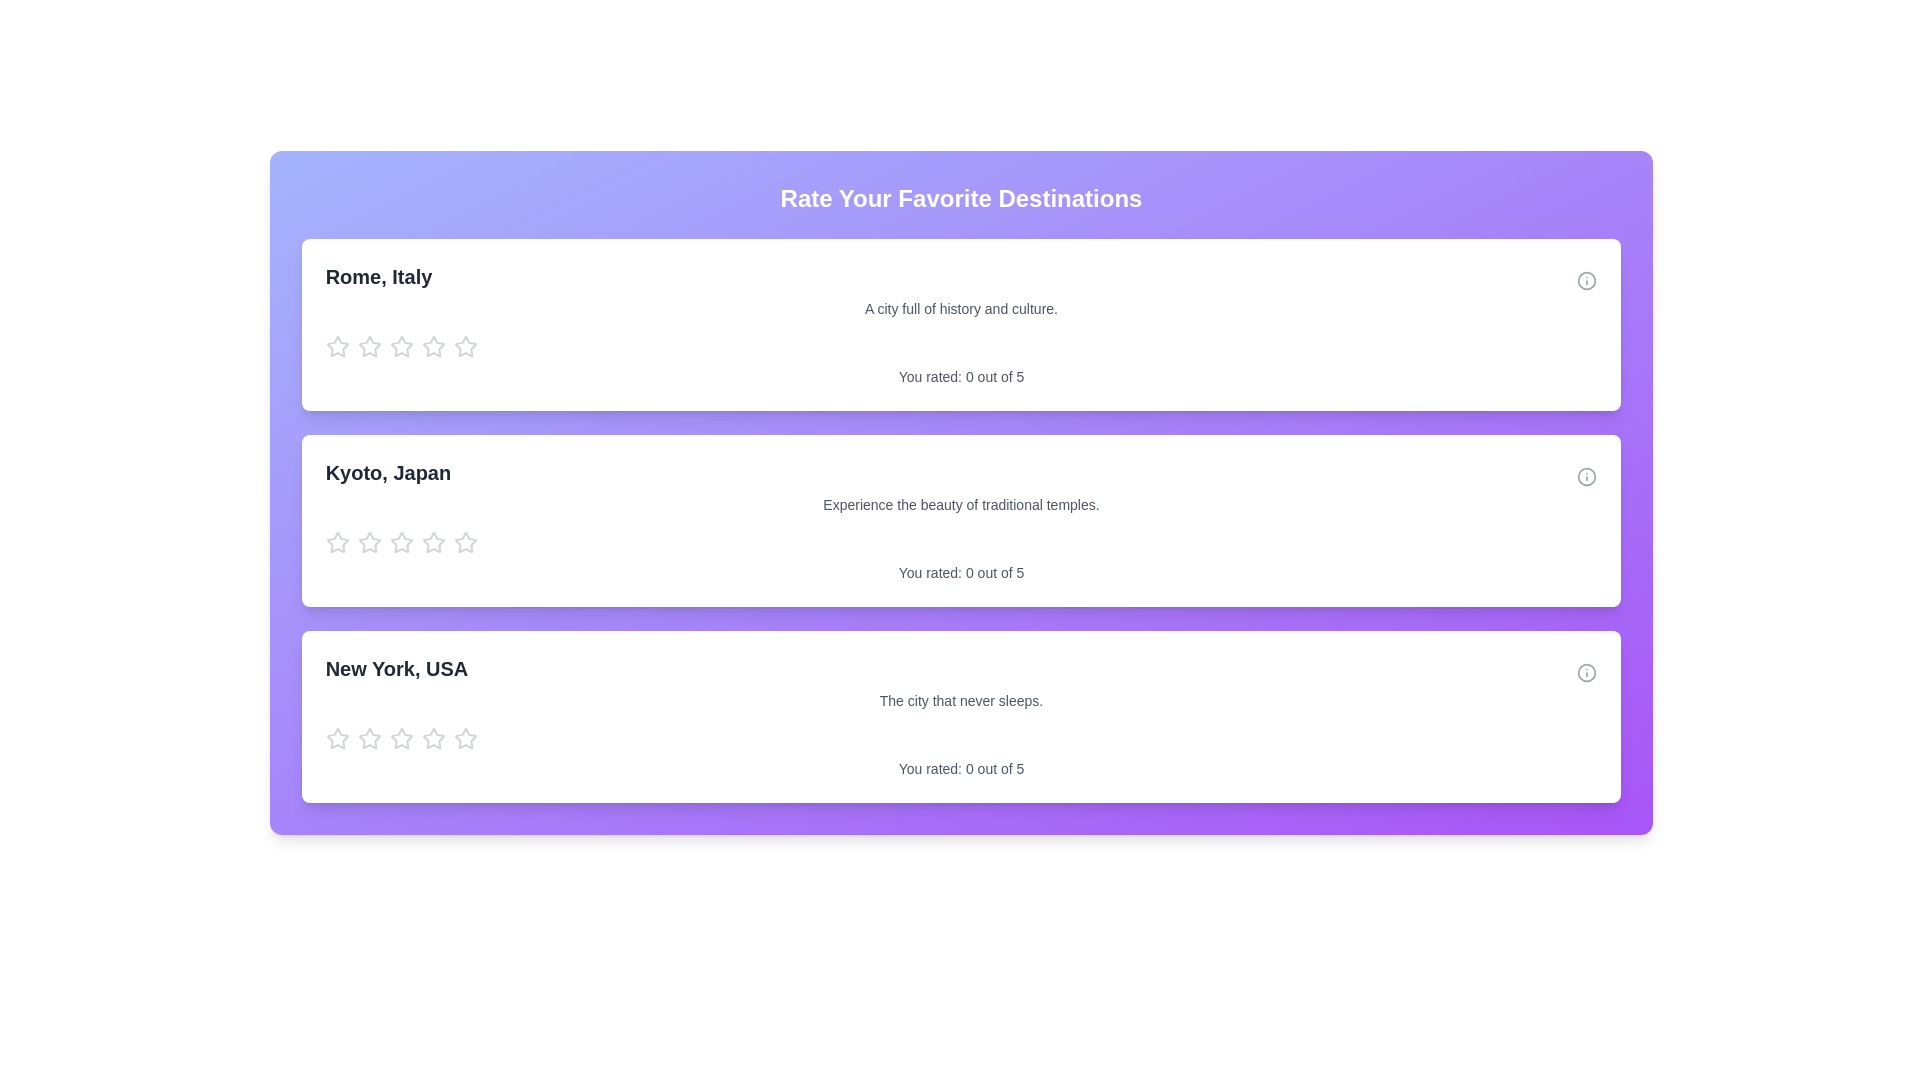  Describe the element at coordinates (464, 738) in the screenshot. I see `the fourth star icon in the star rating component under the card for 'New York, USA' to rate it` at that location.